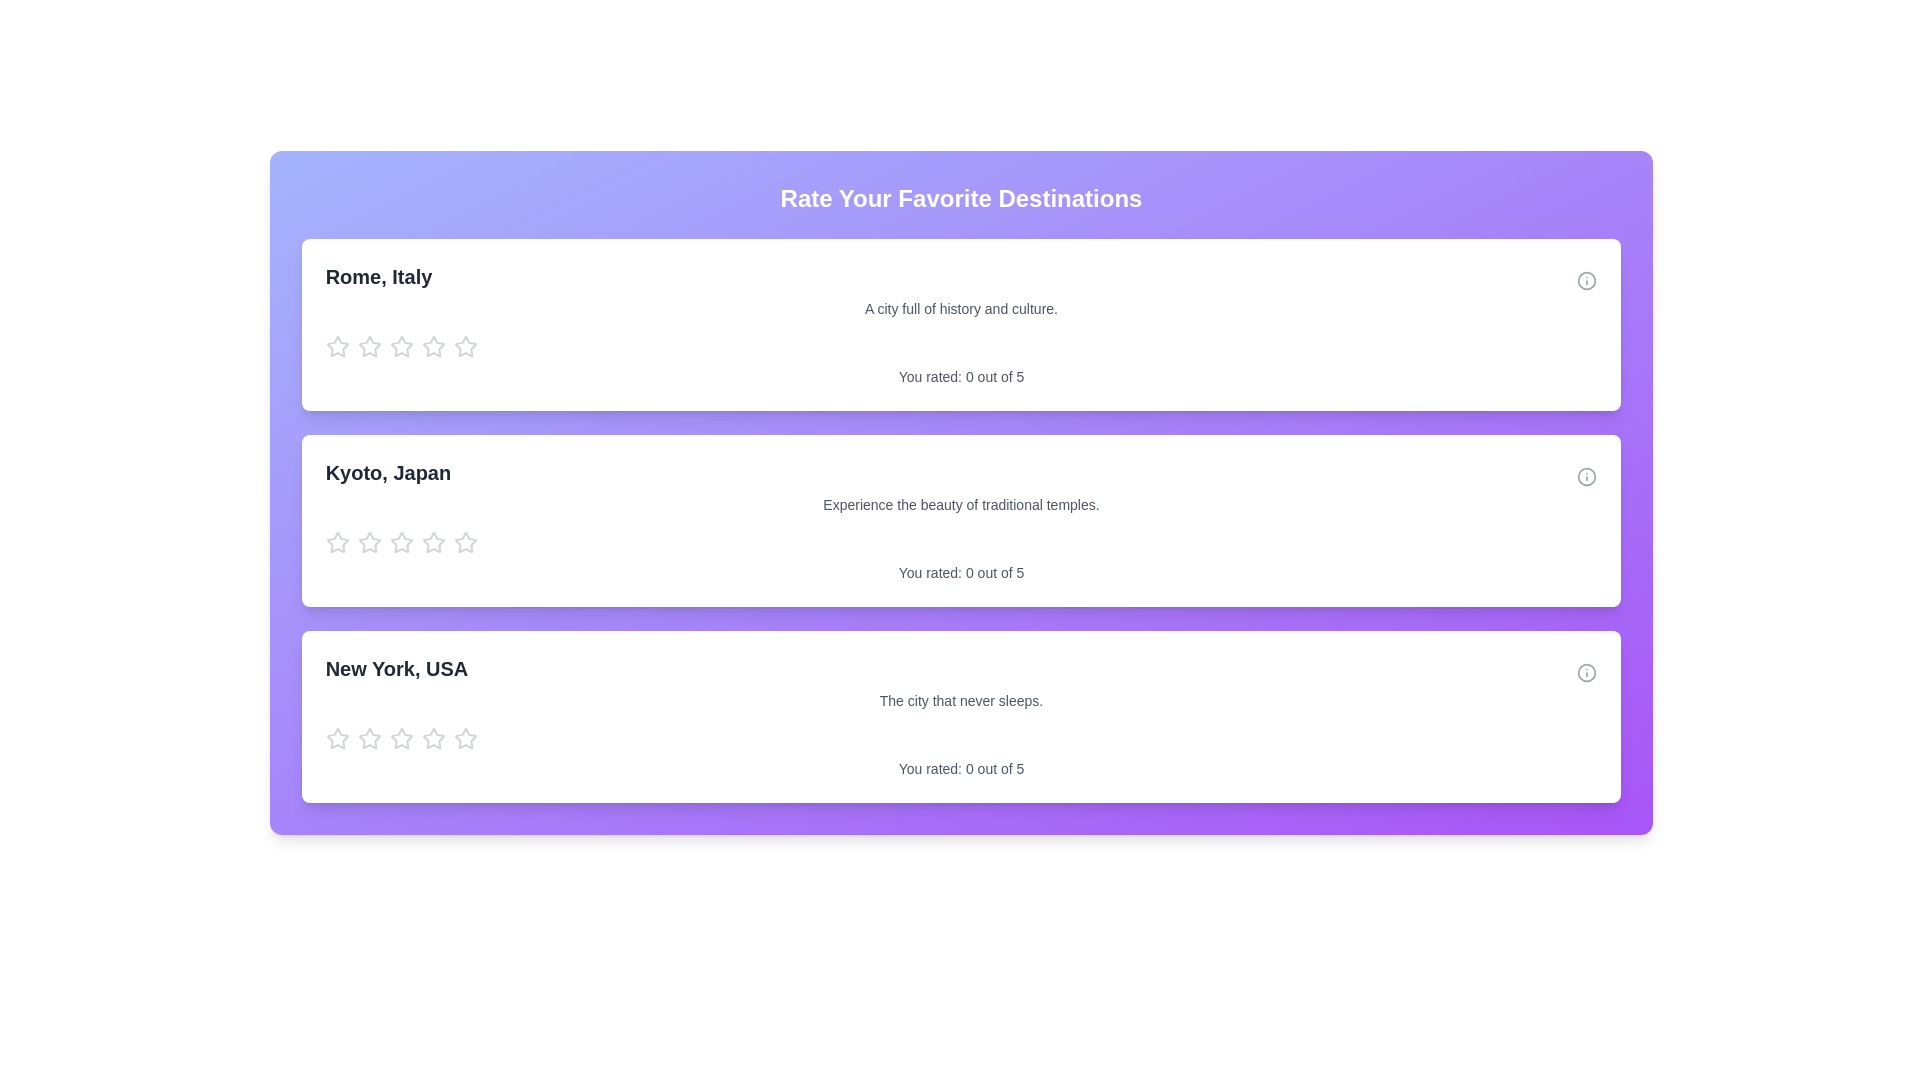  Describe the element at coordinates (464, 738) in the screenshot. I see `the fourth star icon in the star rating component under the card for 'New York, USA' to rate it` at that location.